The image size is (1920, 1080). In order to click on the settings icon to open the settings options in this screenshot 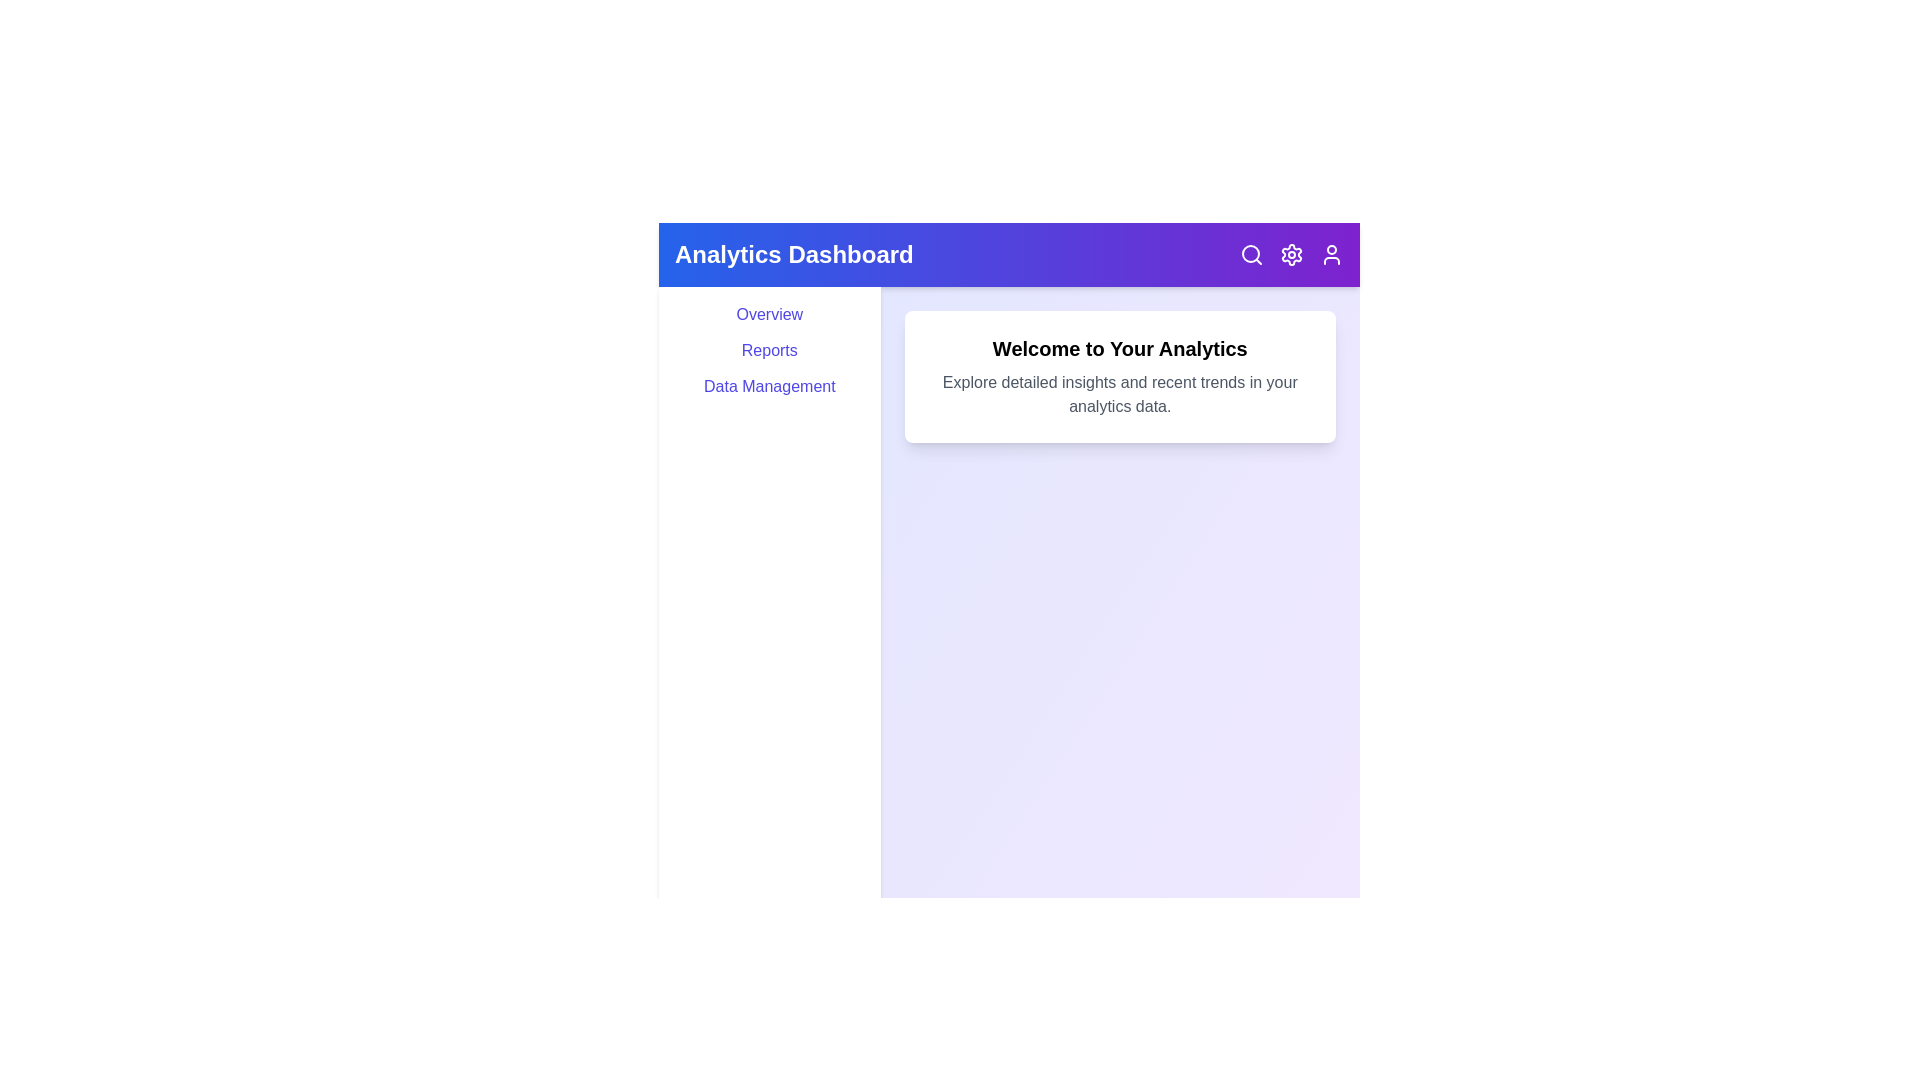, I will do `click(1291, 253)`.